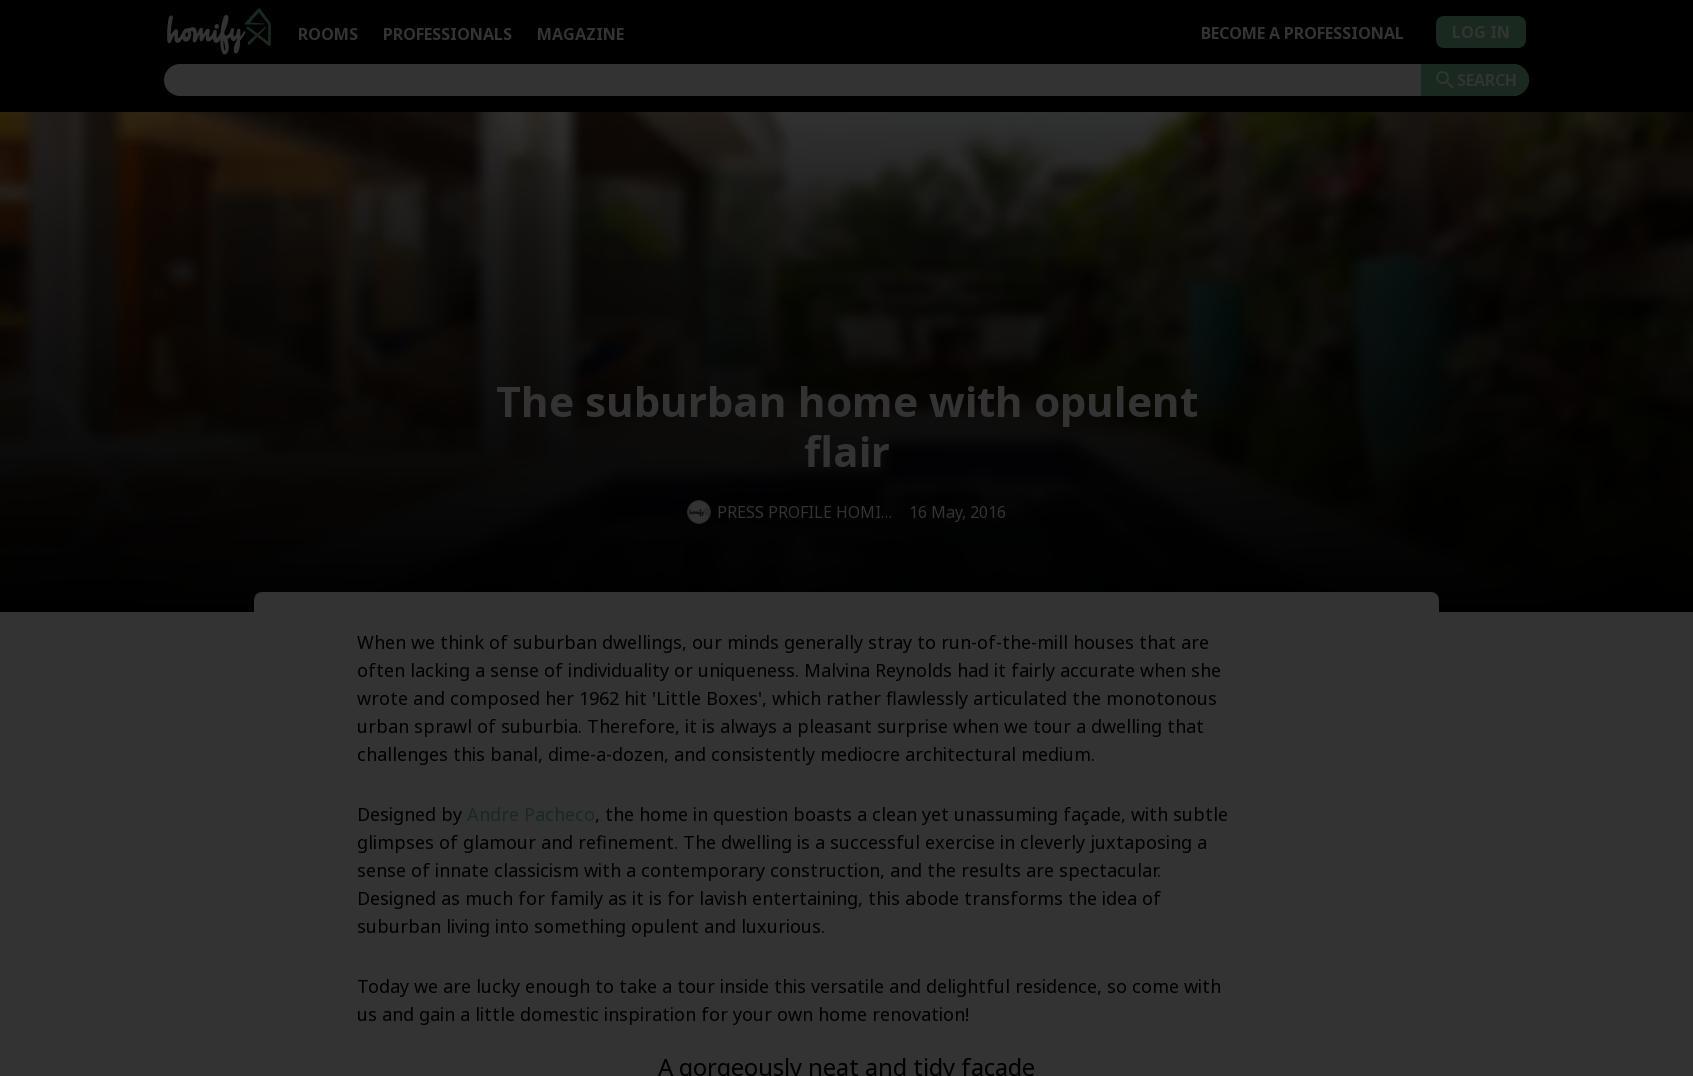  I want to click on 'Professionals', so click(446, 33).